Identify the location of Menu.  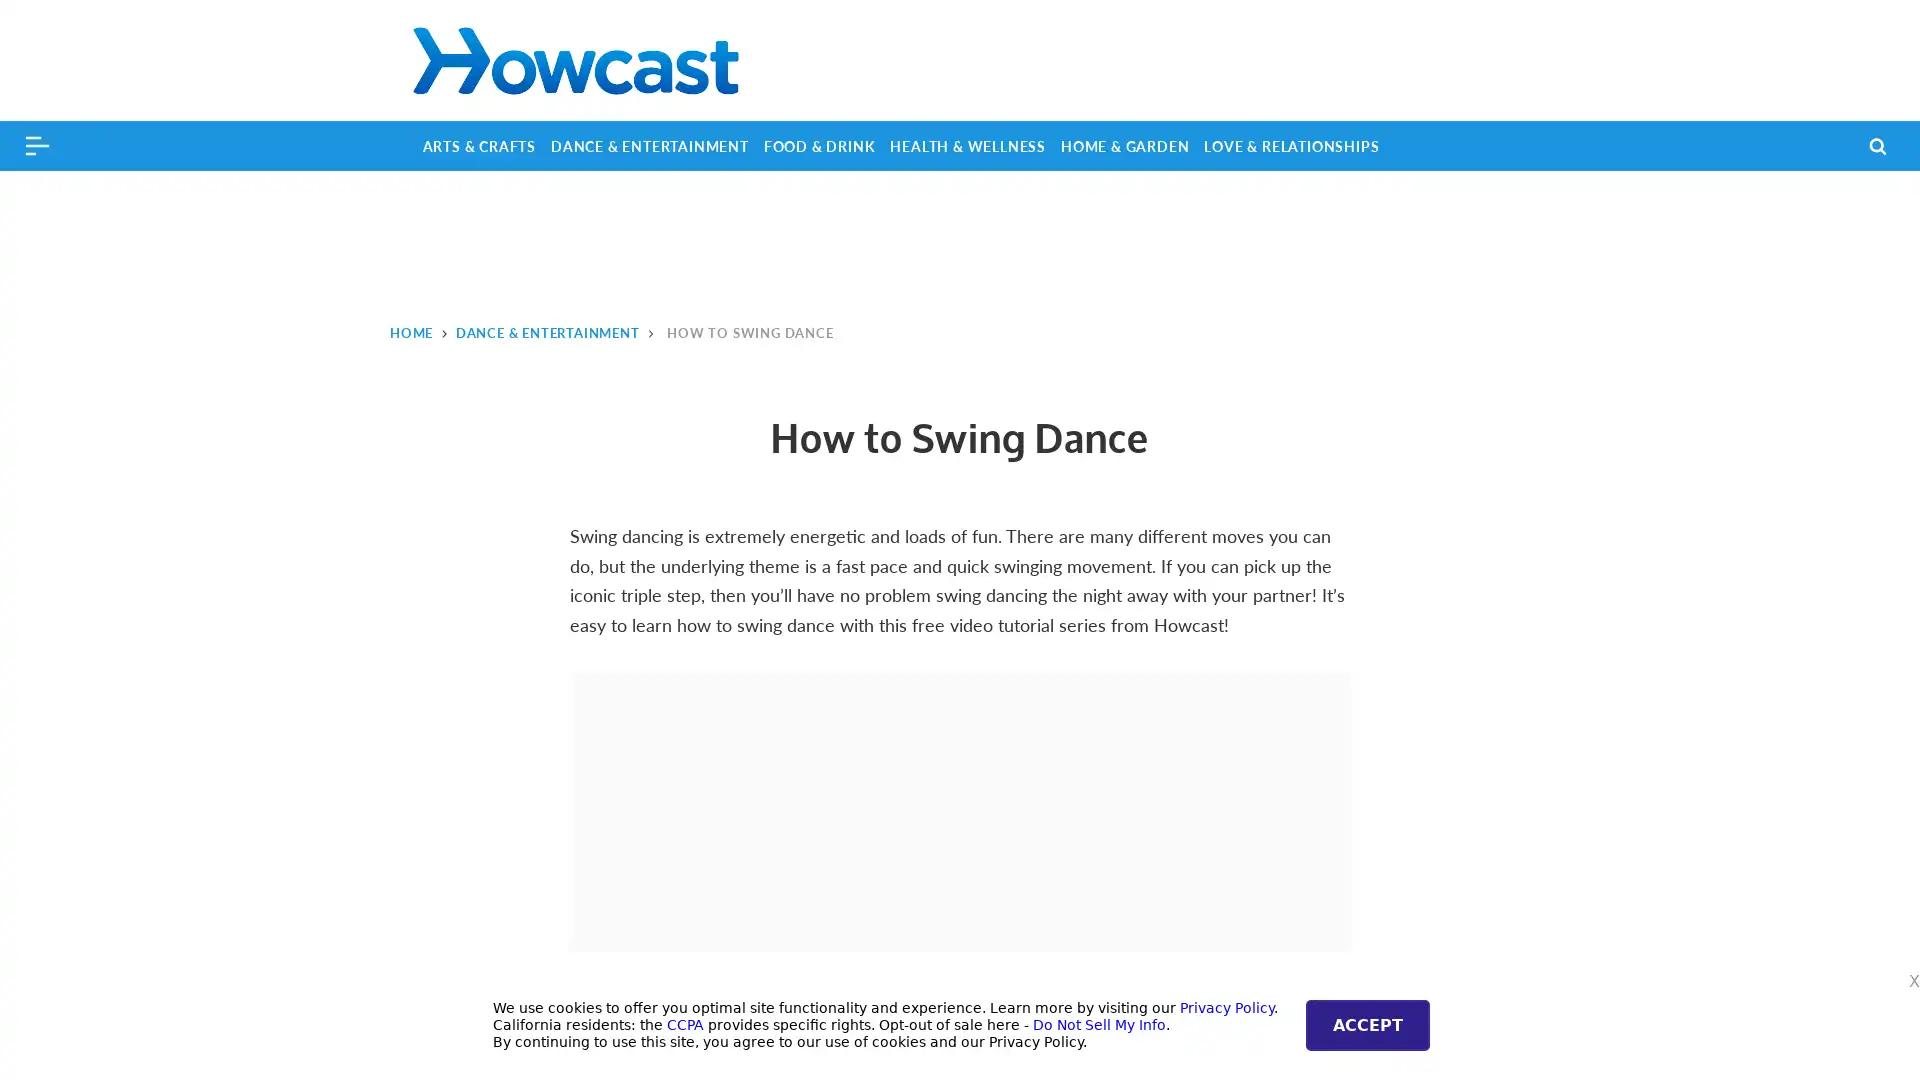
(37, 145).